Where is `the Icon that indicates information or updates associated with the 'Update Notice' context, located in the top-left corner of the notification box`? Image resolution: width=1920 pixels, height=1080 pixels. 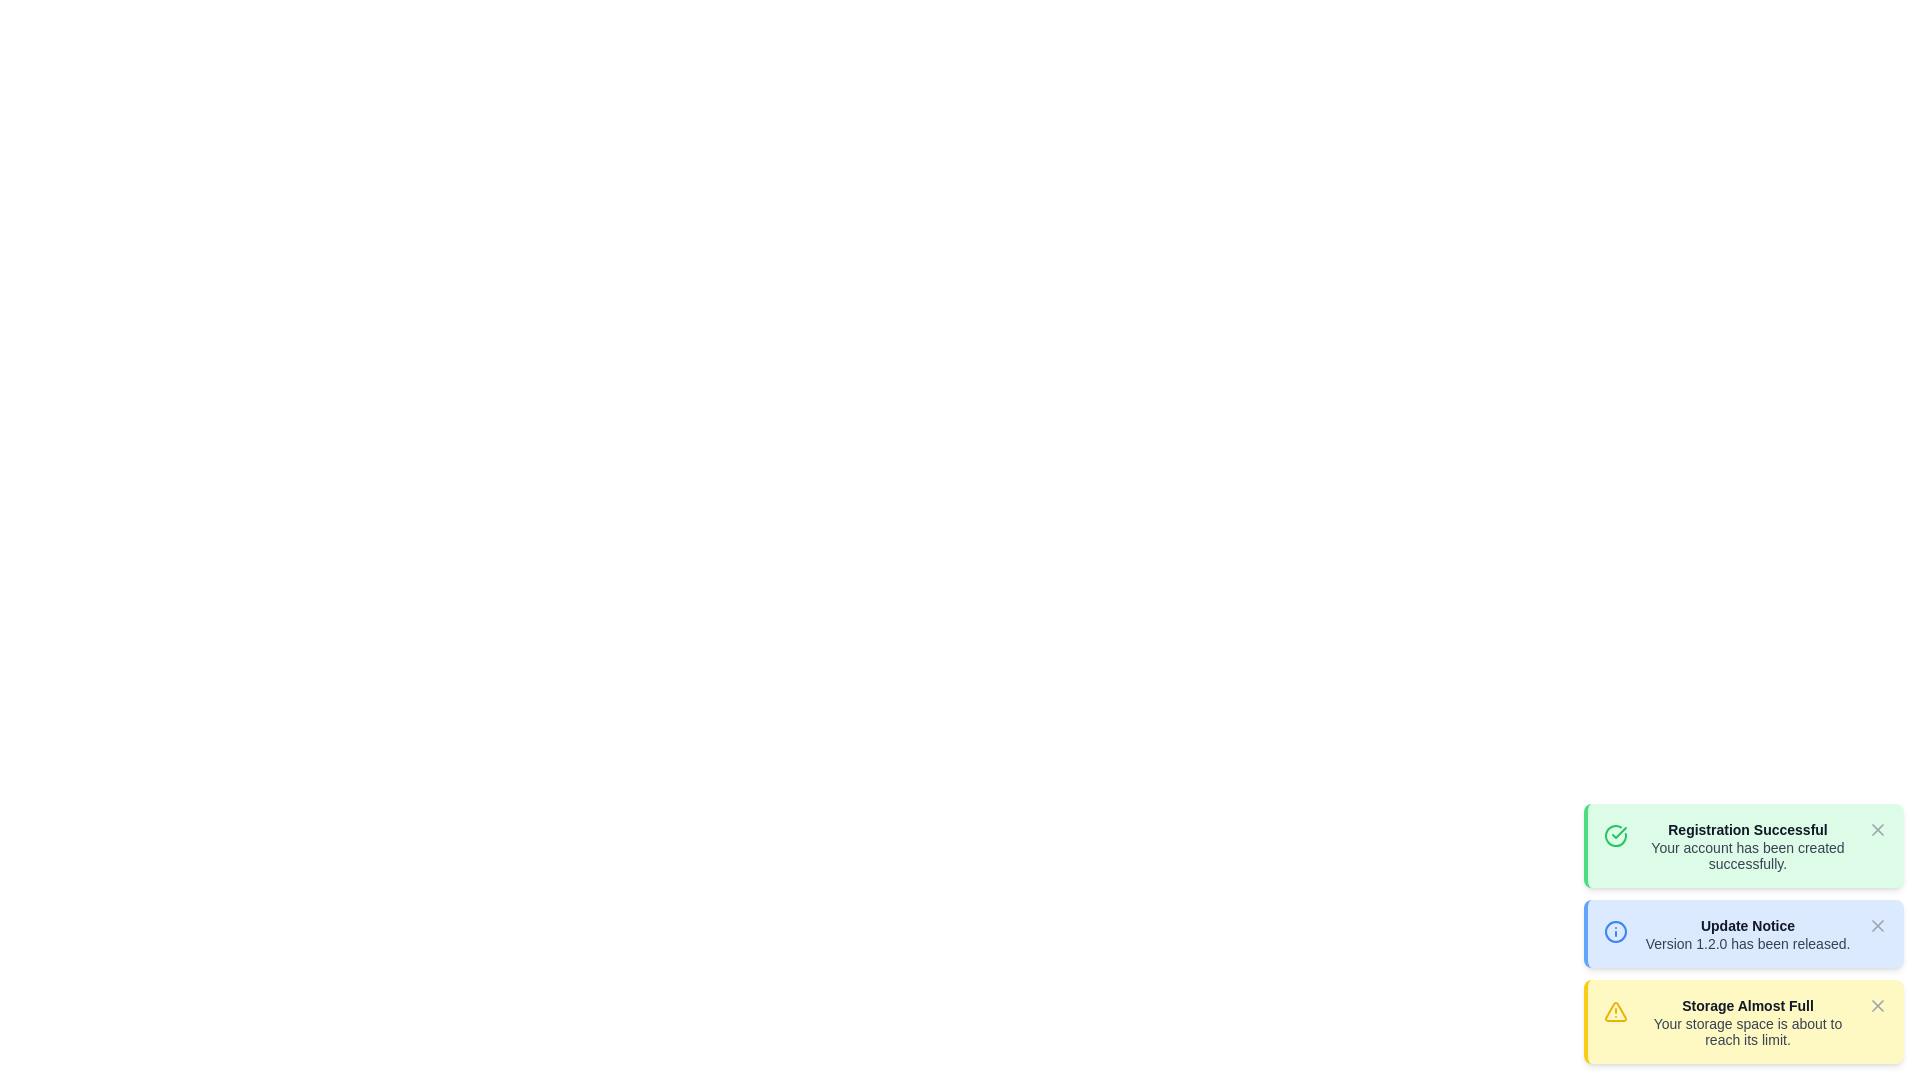
the Icon that indicates information or updates associated with the 'Update Notice' context, located in the top-left corner of the notification box is located at coordinates (1616, 929).